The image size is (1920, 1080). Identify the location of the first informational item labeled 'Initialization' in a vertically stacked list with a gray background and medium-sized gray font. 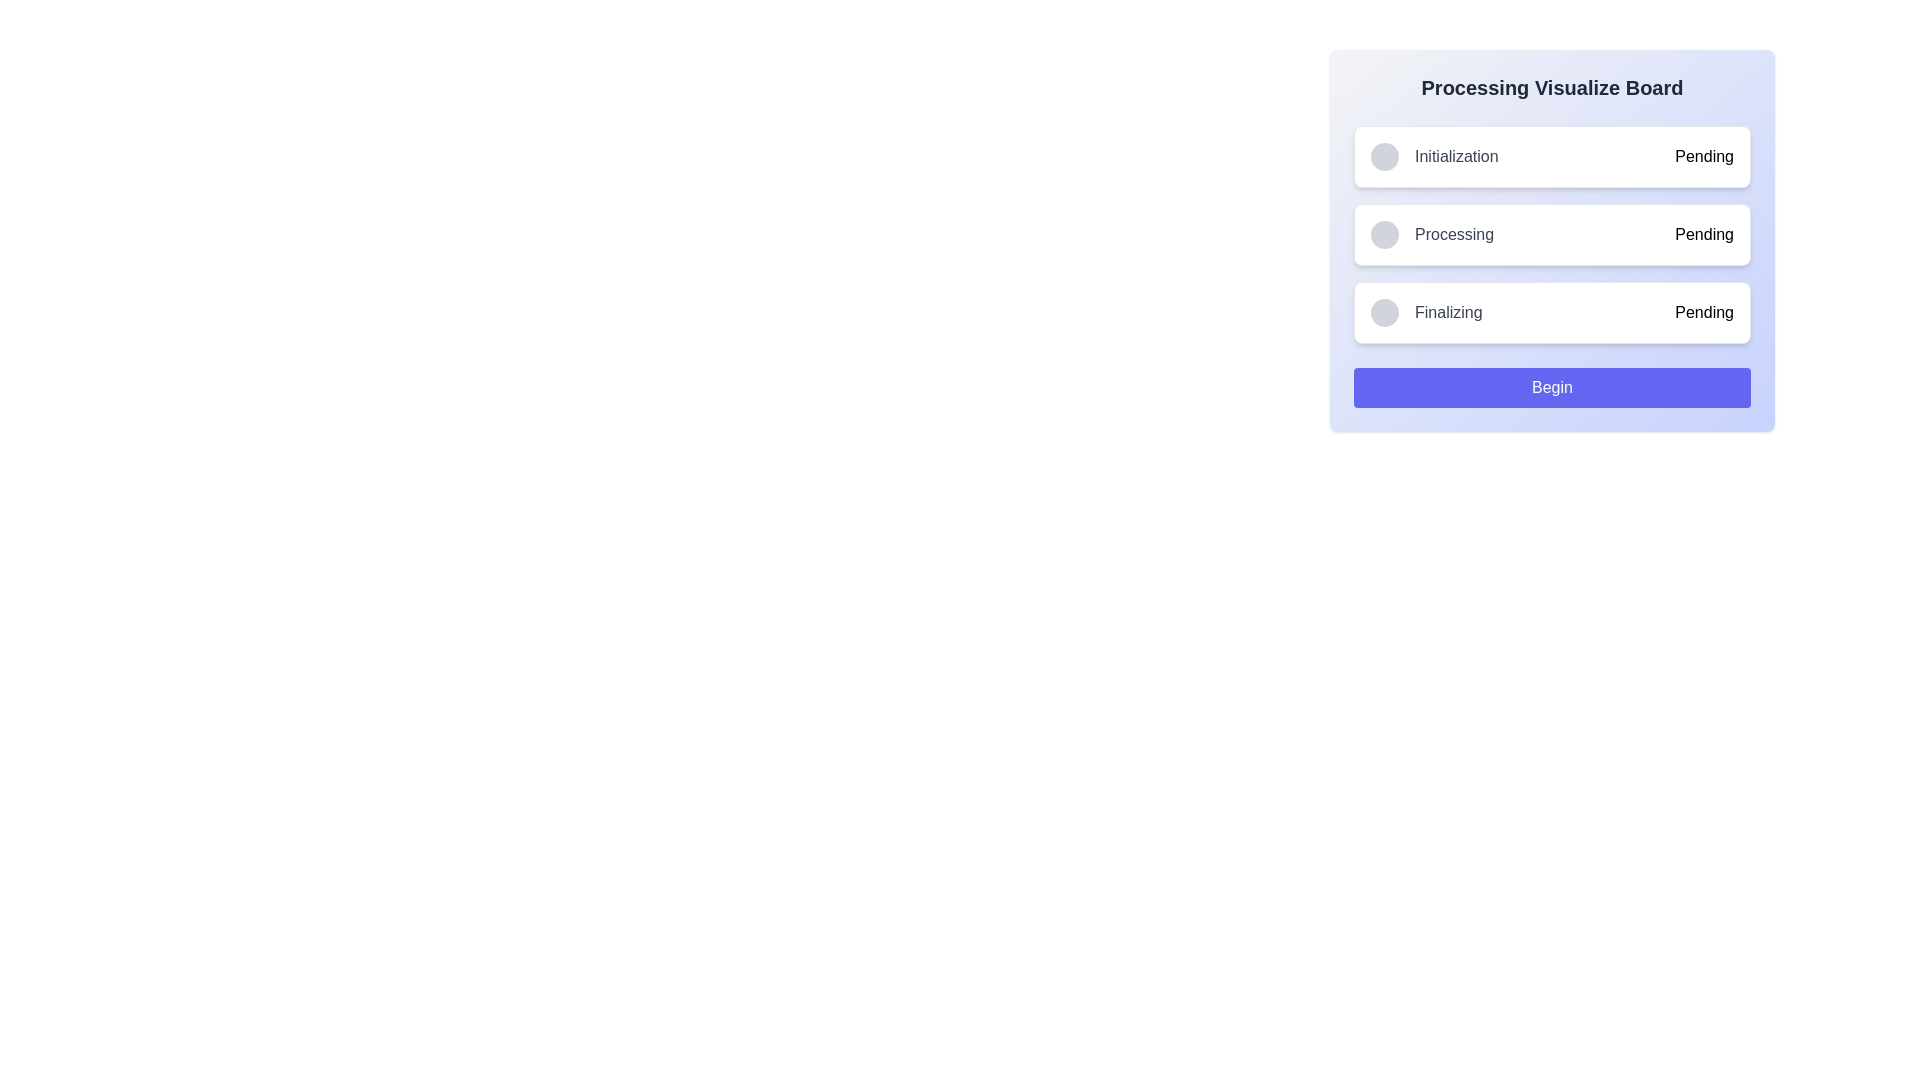
(1433, 156).